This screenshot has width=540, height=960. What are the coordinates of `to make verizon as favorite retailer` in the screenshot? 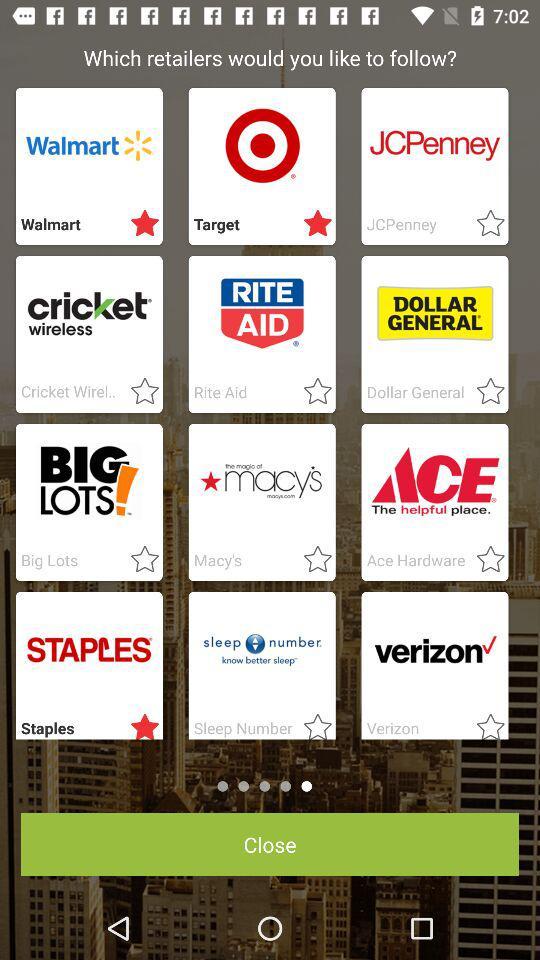 It's located at (483, 722).